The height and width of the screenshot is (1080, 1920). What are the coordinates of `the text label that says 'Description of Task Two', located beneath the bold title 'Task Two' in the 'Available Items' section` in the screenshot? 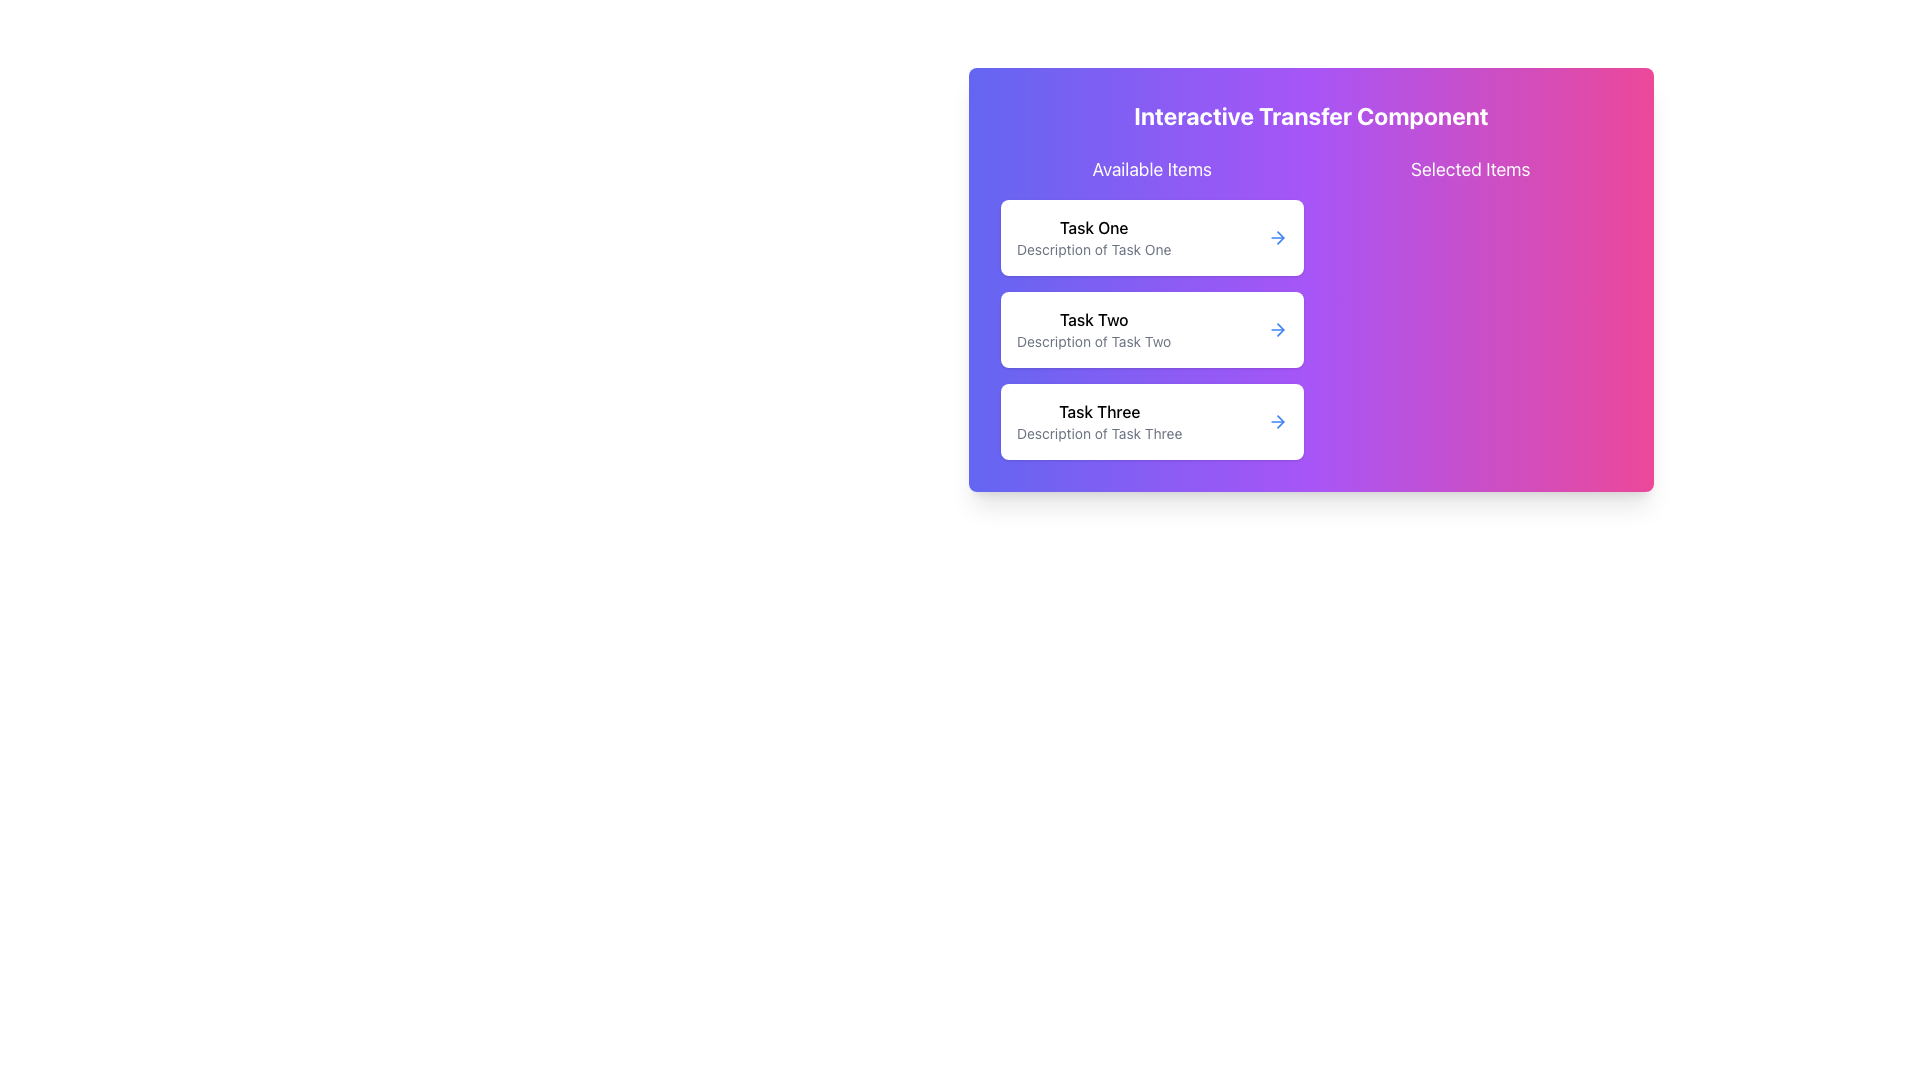 It's located at (1093, 341).